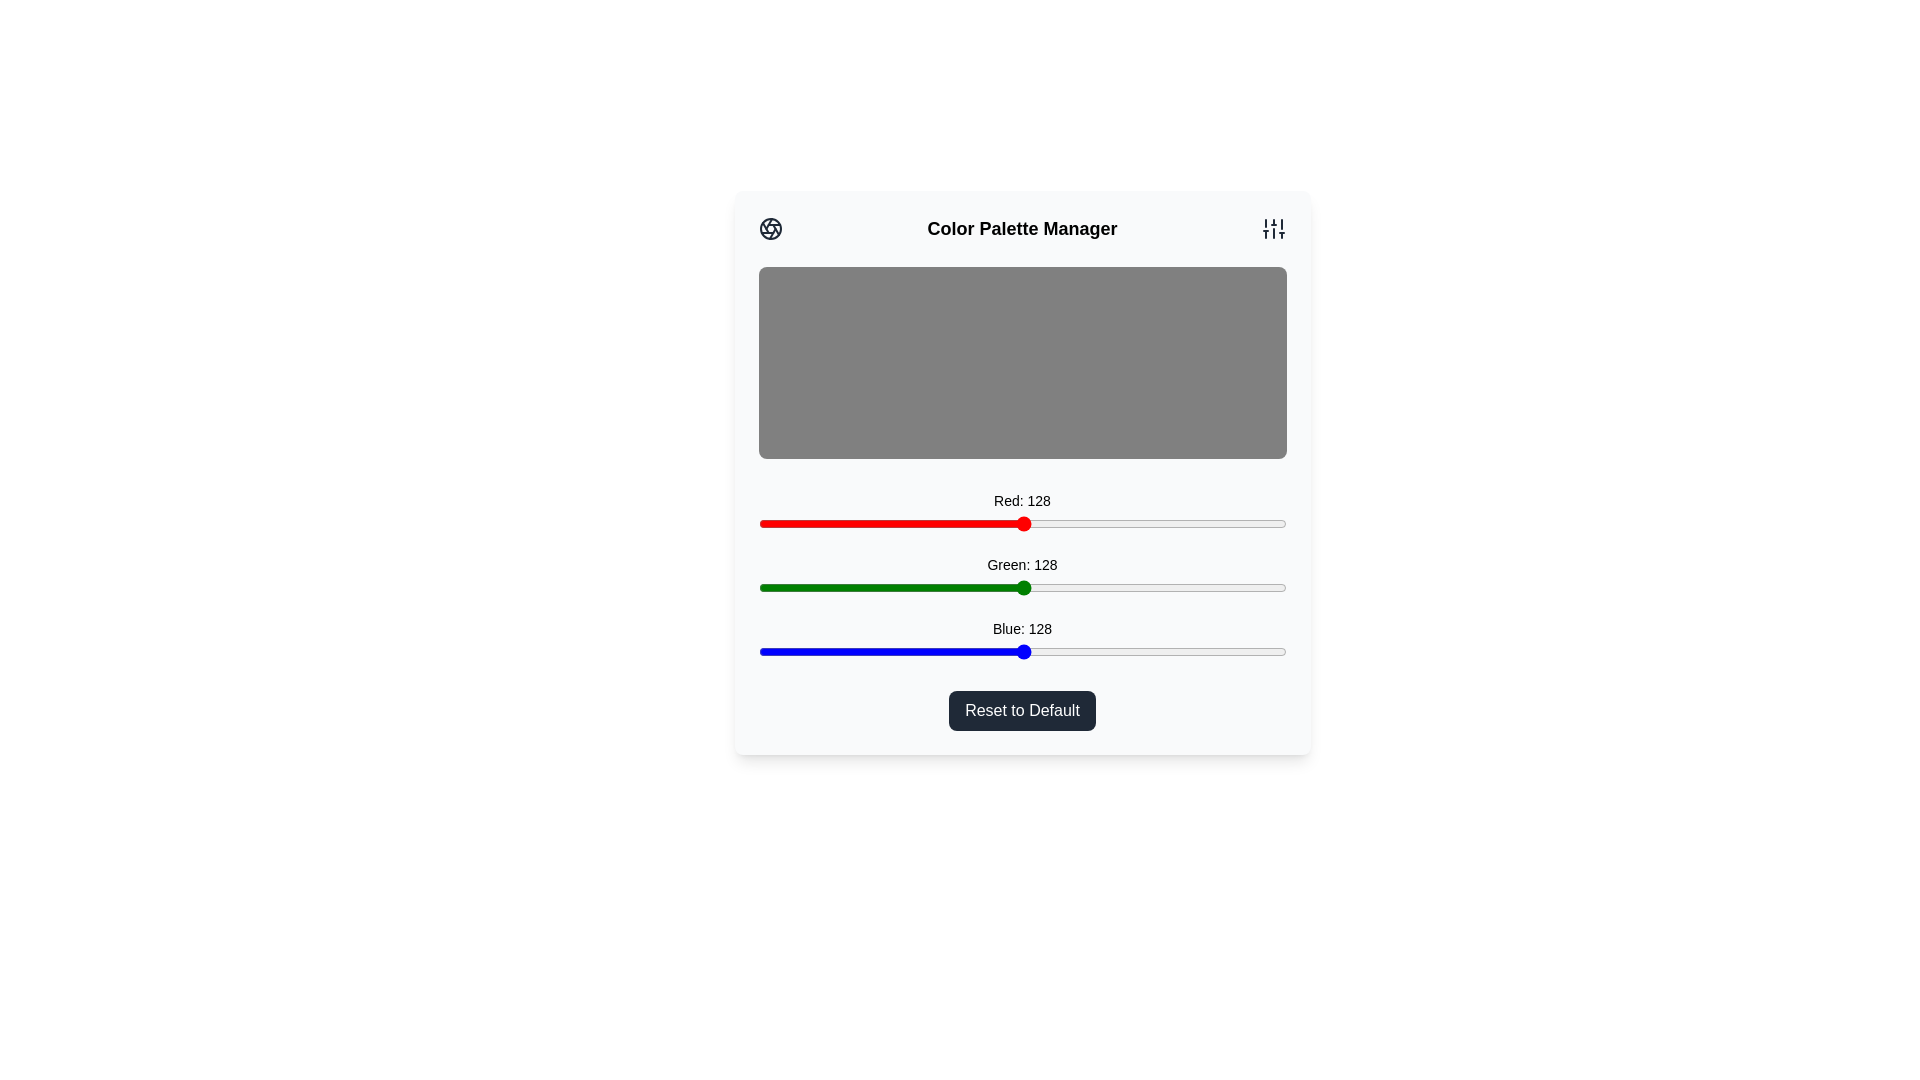 Image resolution: width=1920 pixels, height=1080 pixels. Describe the element at coordinates (796, 586) in the screenshot. I see `the green slider to set the green intensity to 19` at that location.